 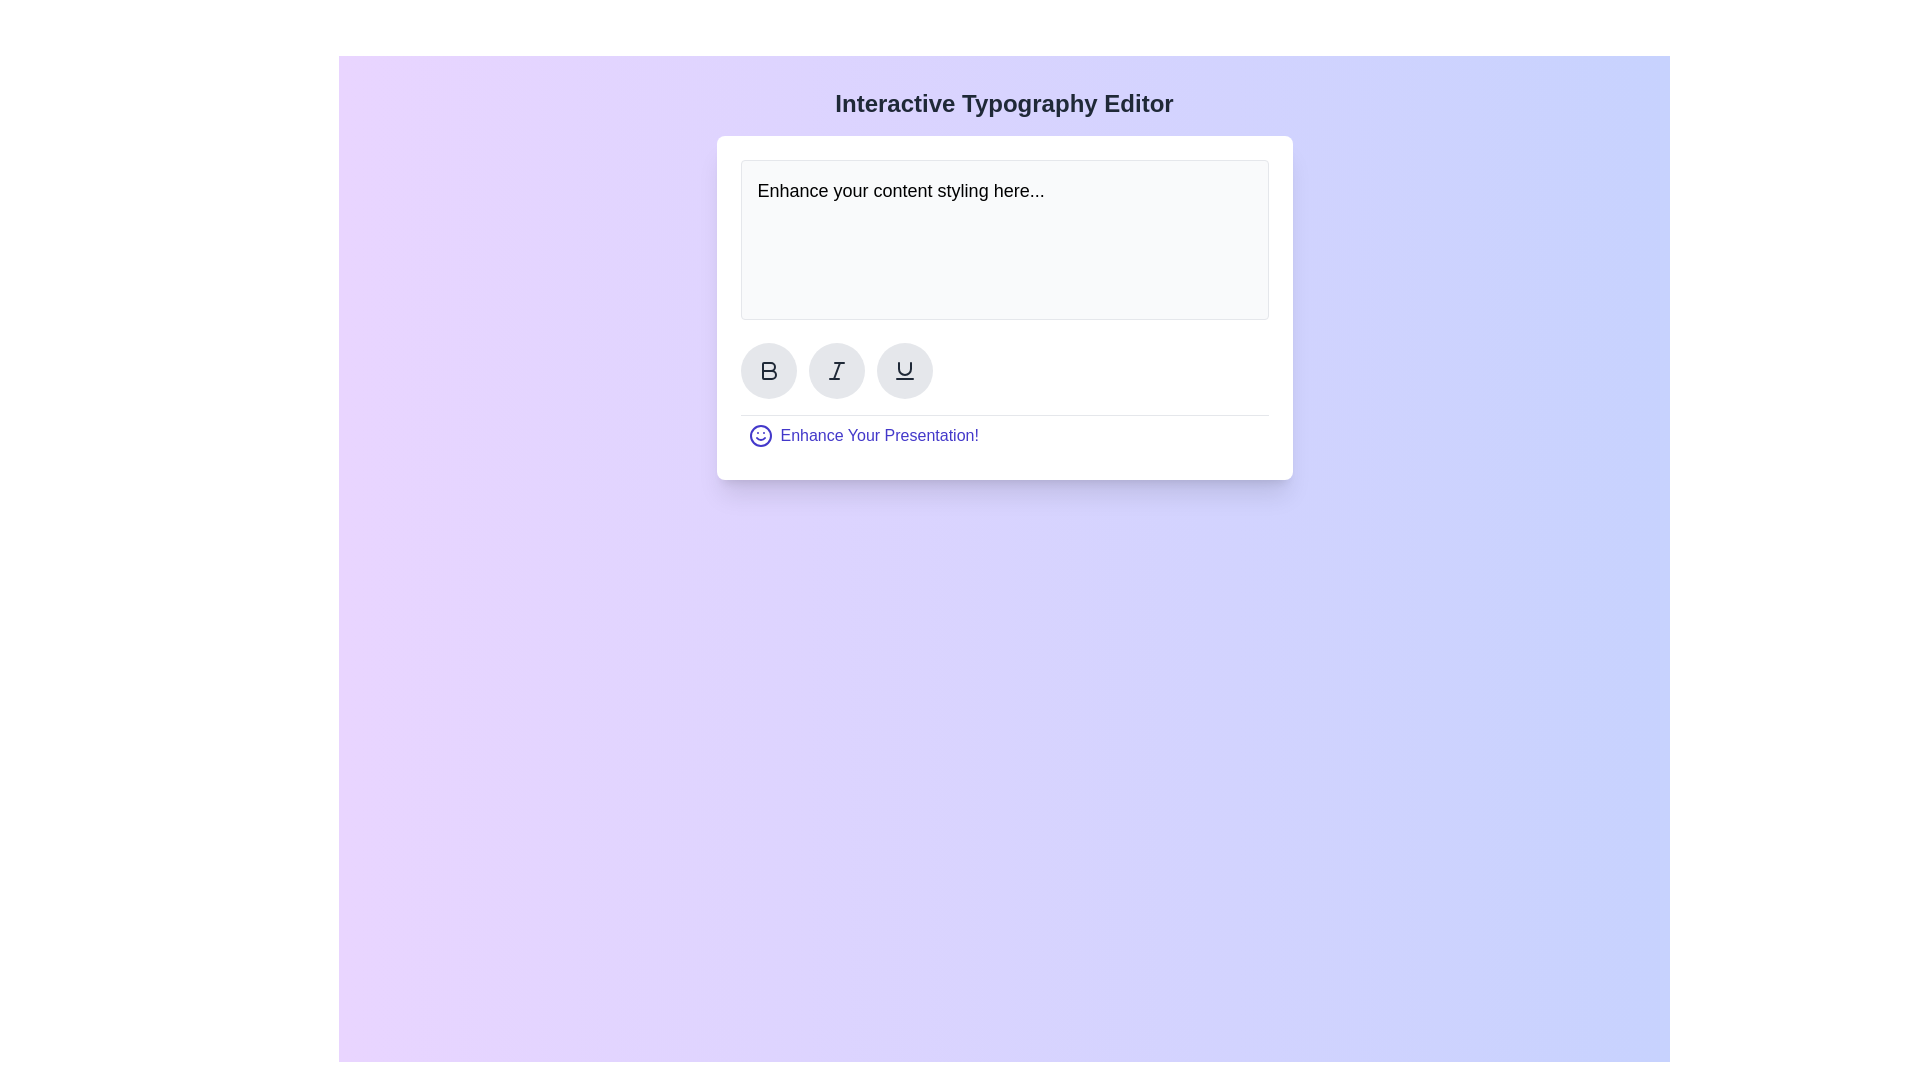 What do you see at coordinates (767, 370) in the screenshot?
I see `the circular button with a gray background and a bold 'B' icon, located at the top-left corner of the interactive toolbar in the Typography Editor` at bounding box center [767, 370].